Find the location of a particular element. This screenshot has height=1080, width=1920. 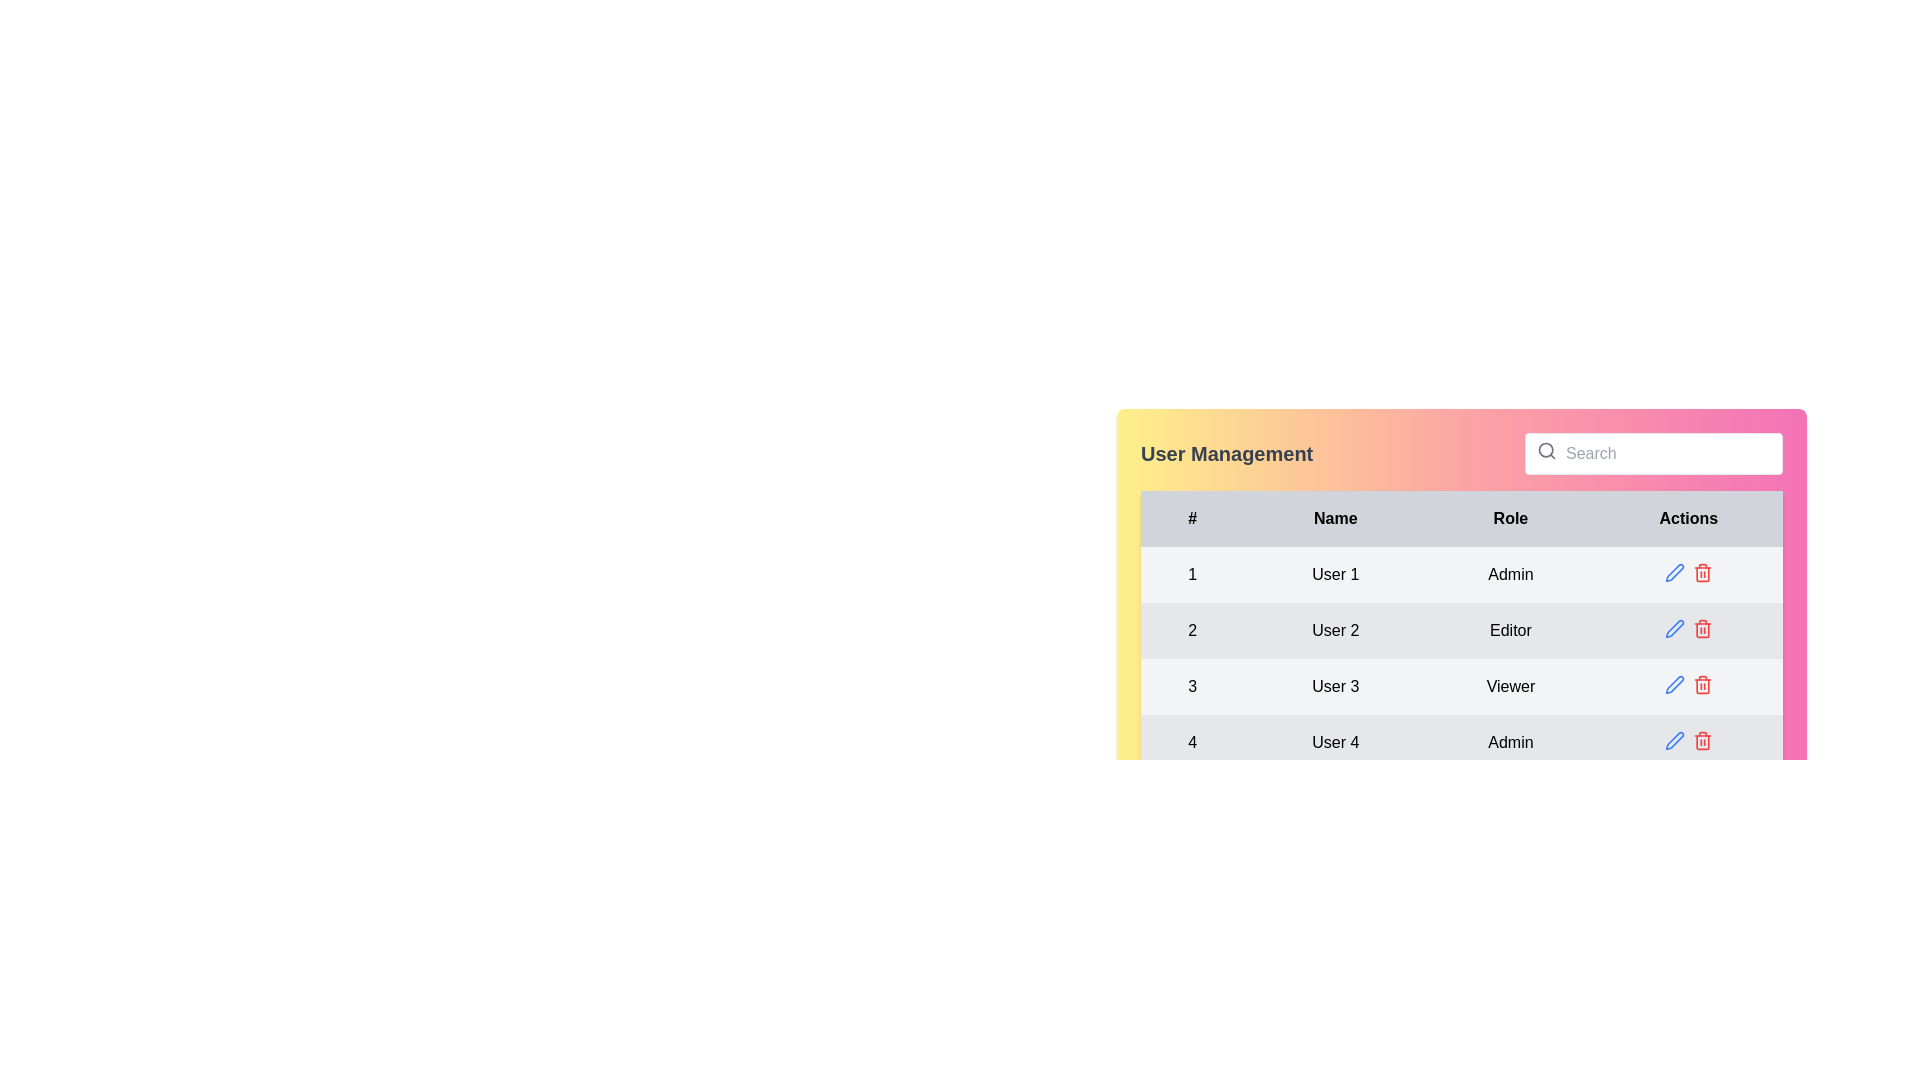

the editing icon button located in the 'Actions' column of the first row for 'User 1' is located at coordinates (1674, 573).